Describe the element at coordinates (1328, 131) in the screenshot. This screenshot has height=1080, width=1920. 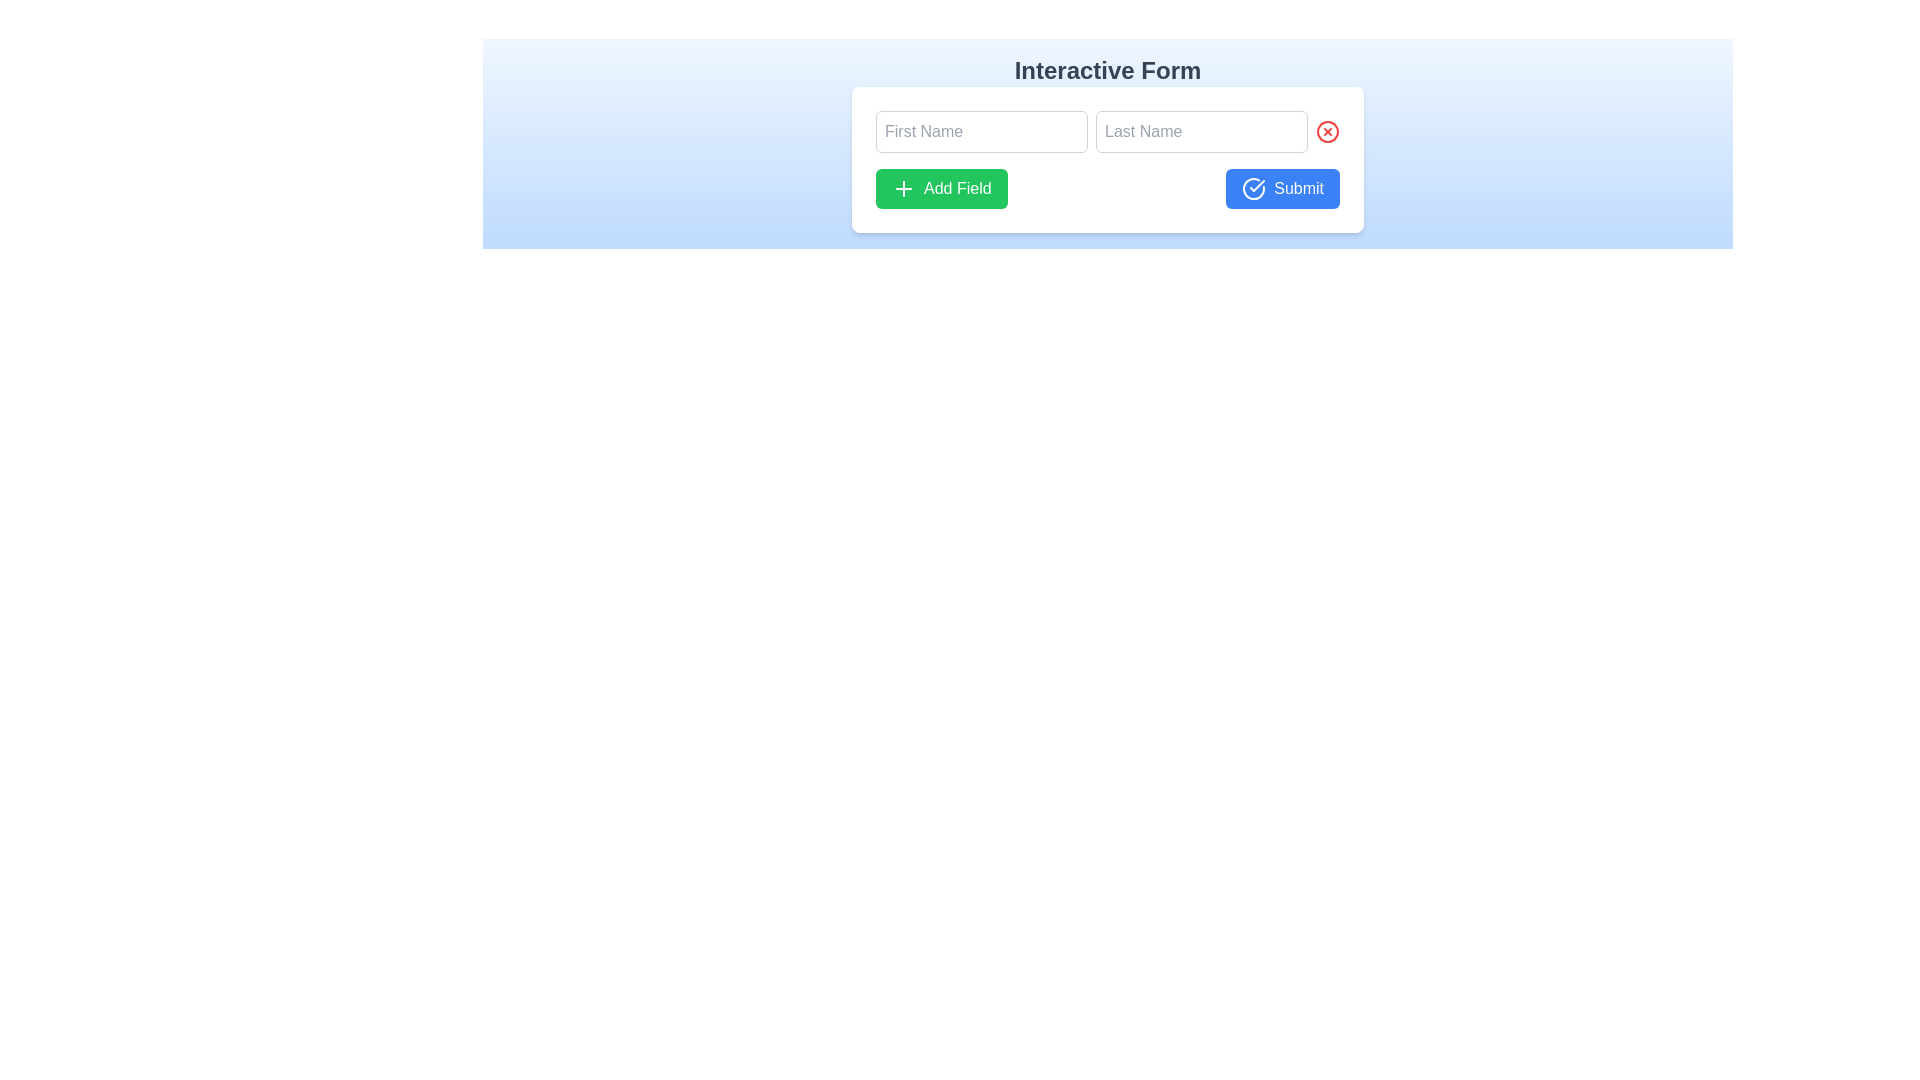
I see `the cancel button located to the right of the 'Last Name' input field to clear the associated input field` at that location.